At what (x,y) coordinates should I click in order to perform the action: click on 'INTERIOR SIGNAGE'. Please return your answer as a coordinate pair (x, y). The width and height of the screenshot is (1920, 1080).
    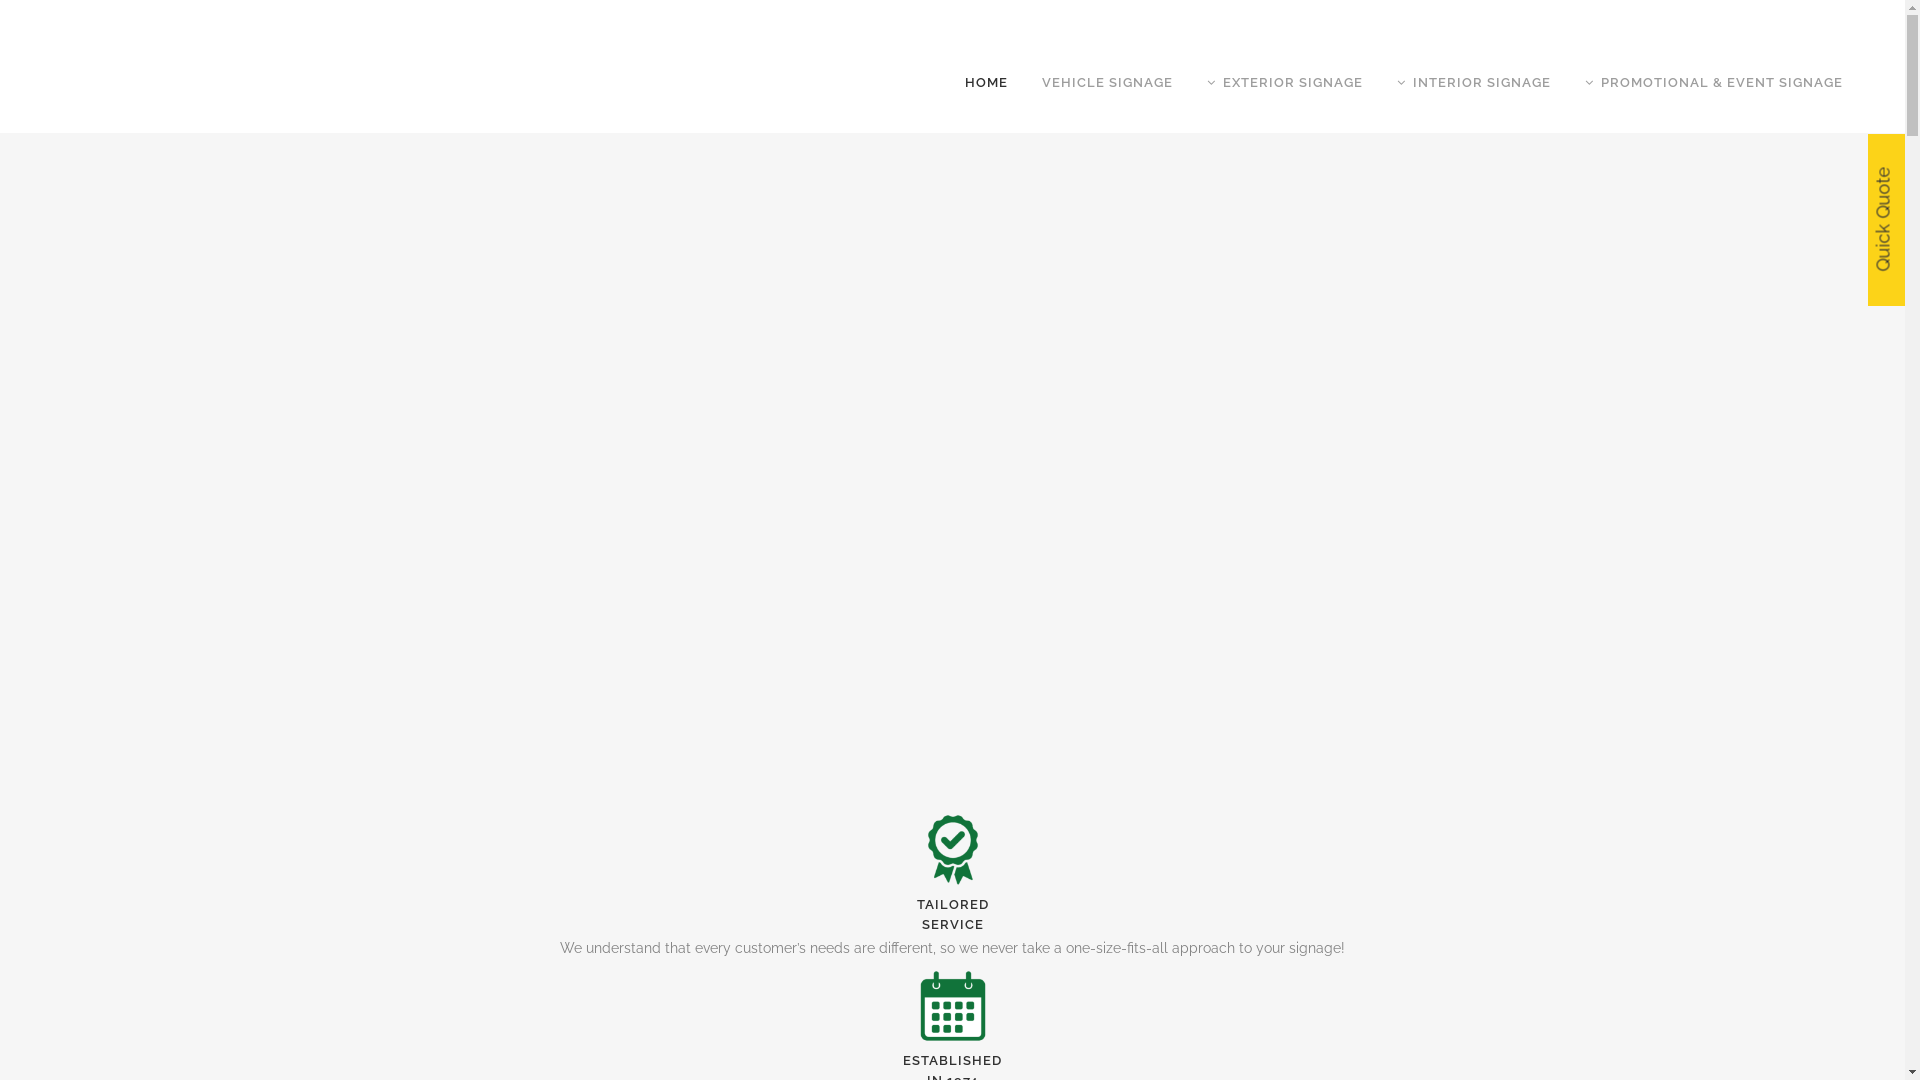
    Looking at the image, I should click on (1473, 82).